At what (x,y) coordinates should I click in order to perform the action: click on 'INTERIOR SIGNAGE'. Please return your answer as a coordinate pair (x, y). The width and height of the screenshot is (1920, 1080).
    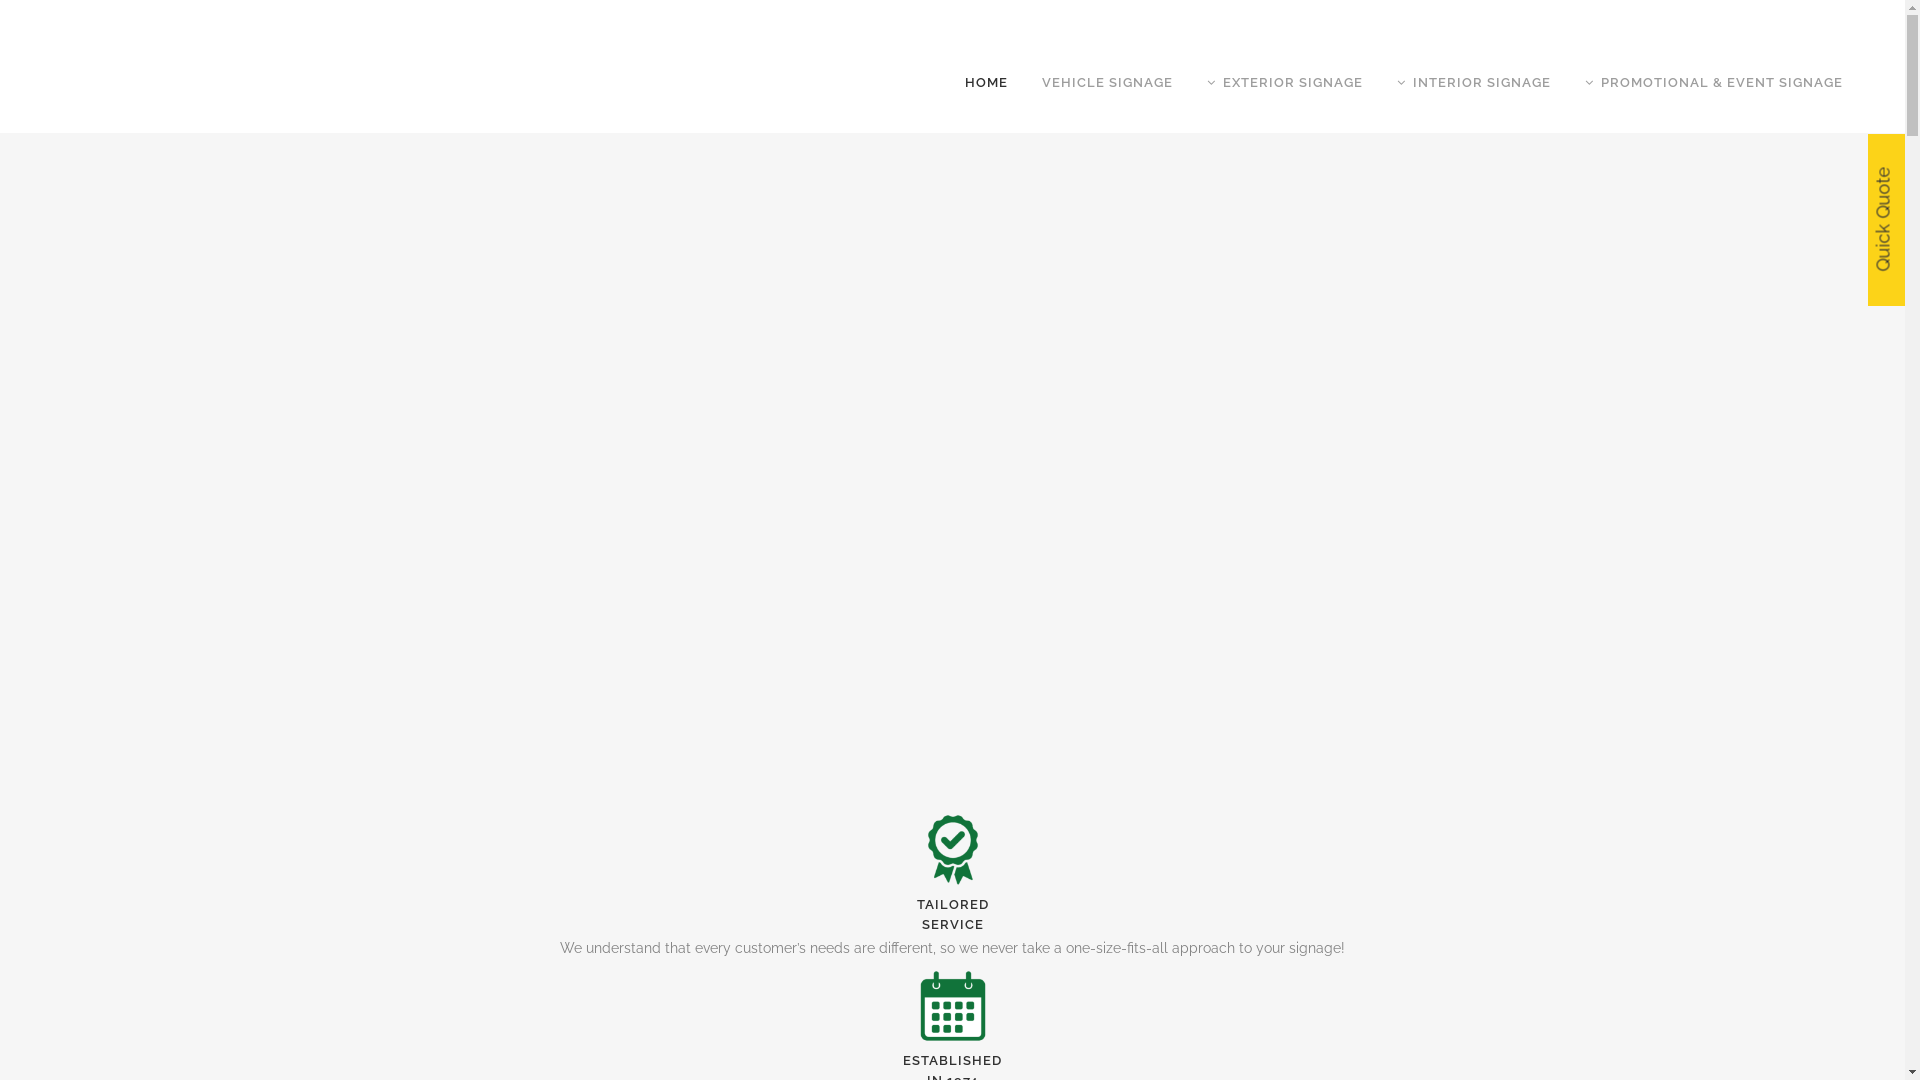
    Looking at the image, I should click on (1473, 82).